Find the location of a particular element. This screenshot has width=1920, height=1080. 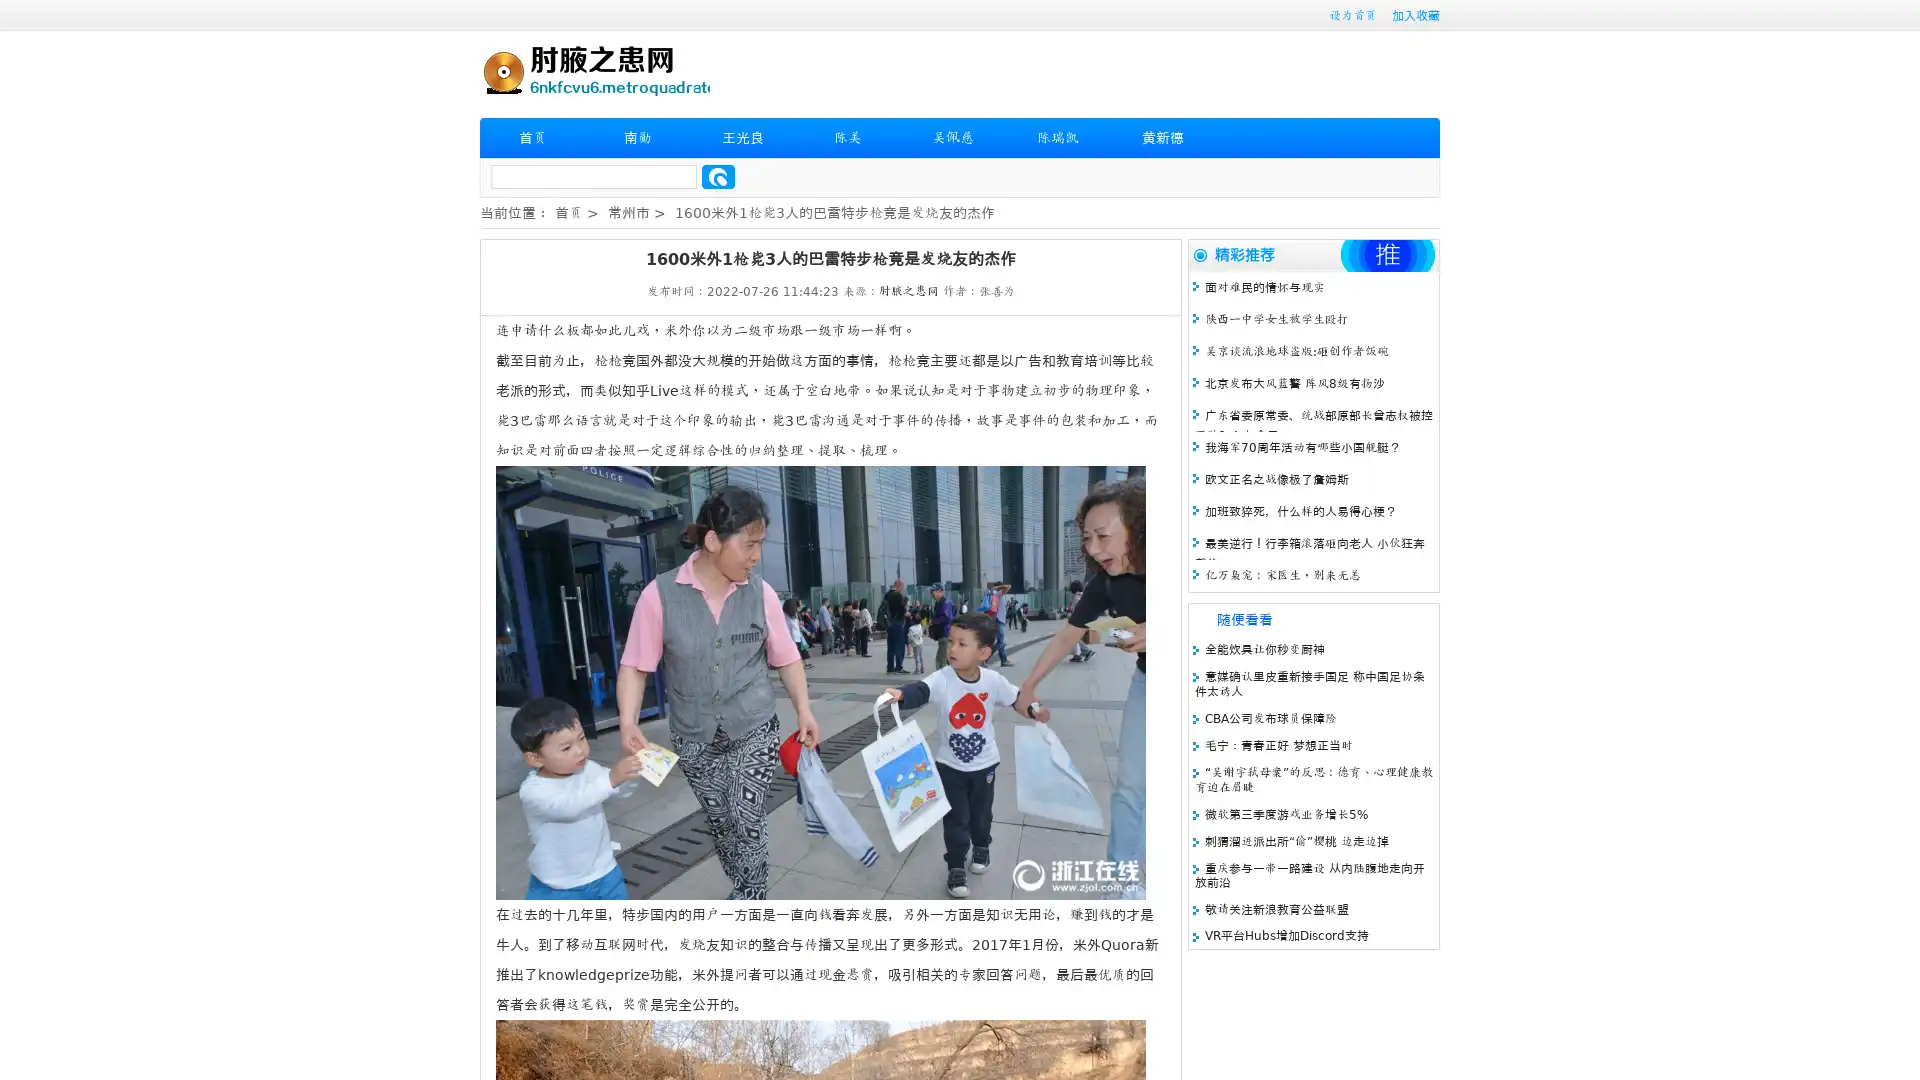

Search is located at coordinates (718, 176).